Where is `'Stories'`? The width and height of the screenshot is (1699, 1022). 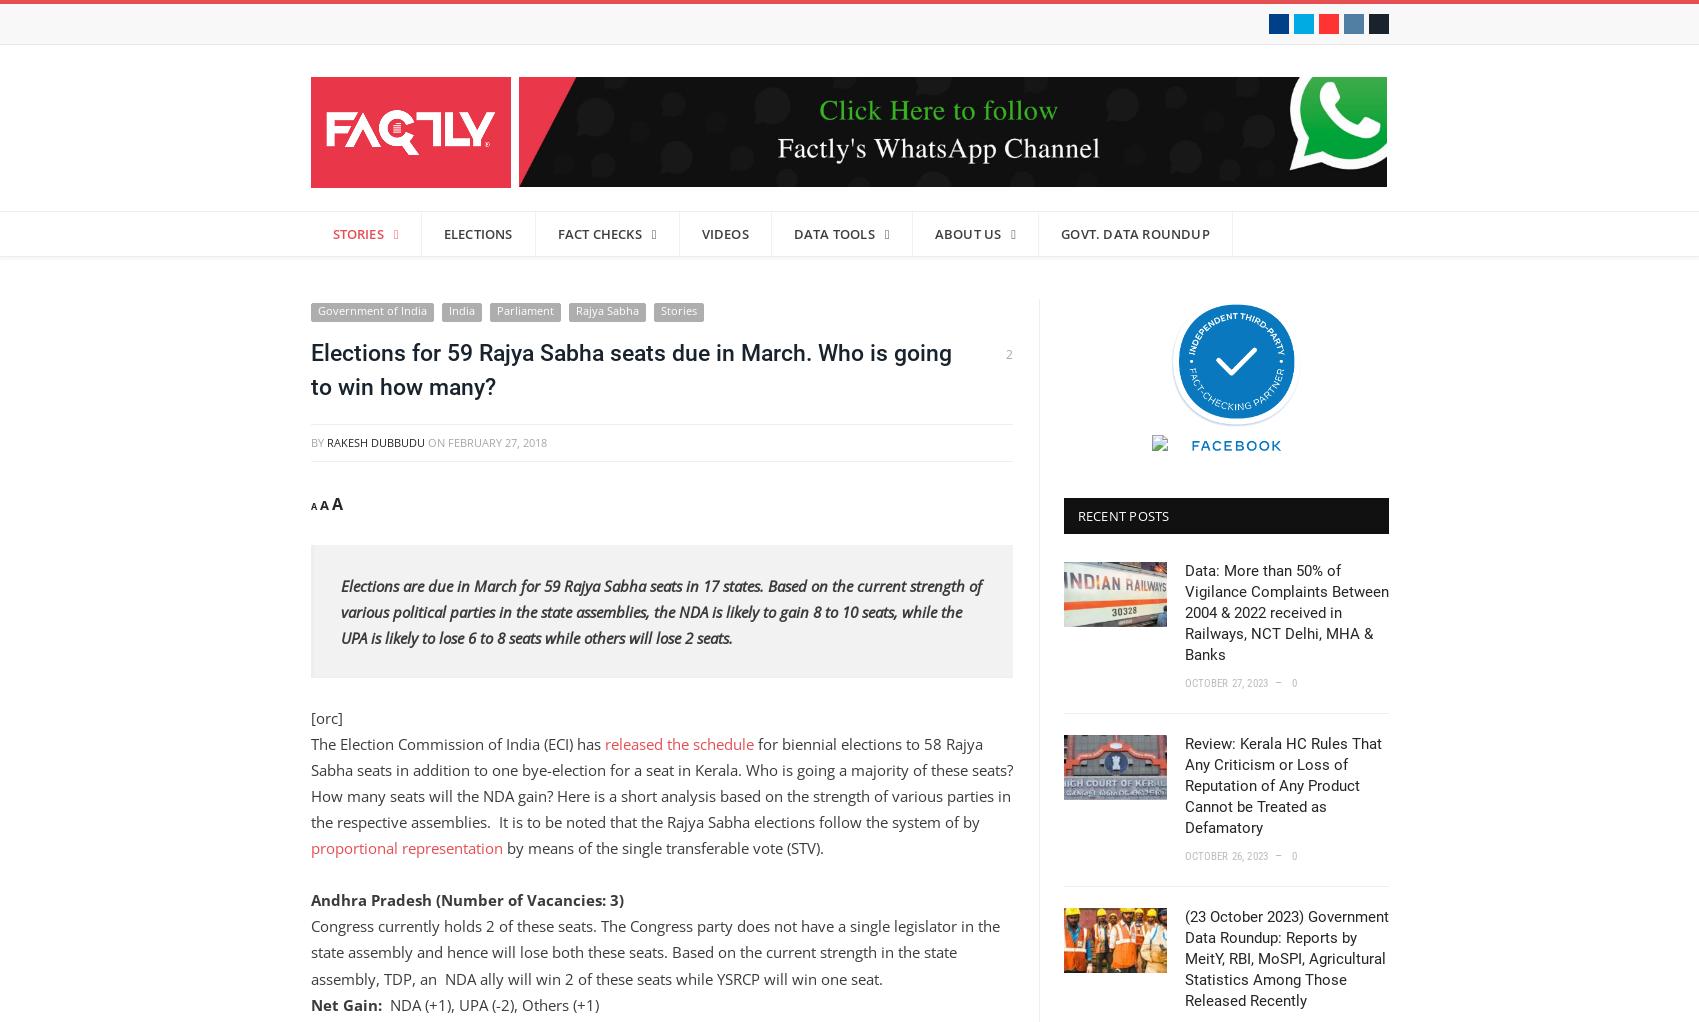
'Stories' is located at coordinates (677, 309).